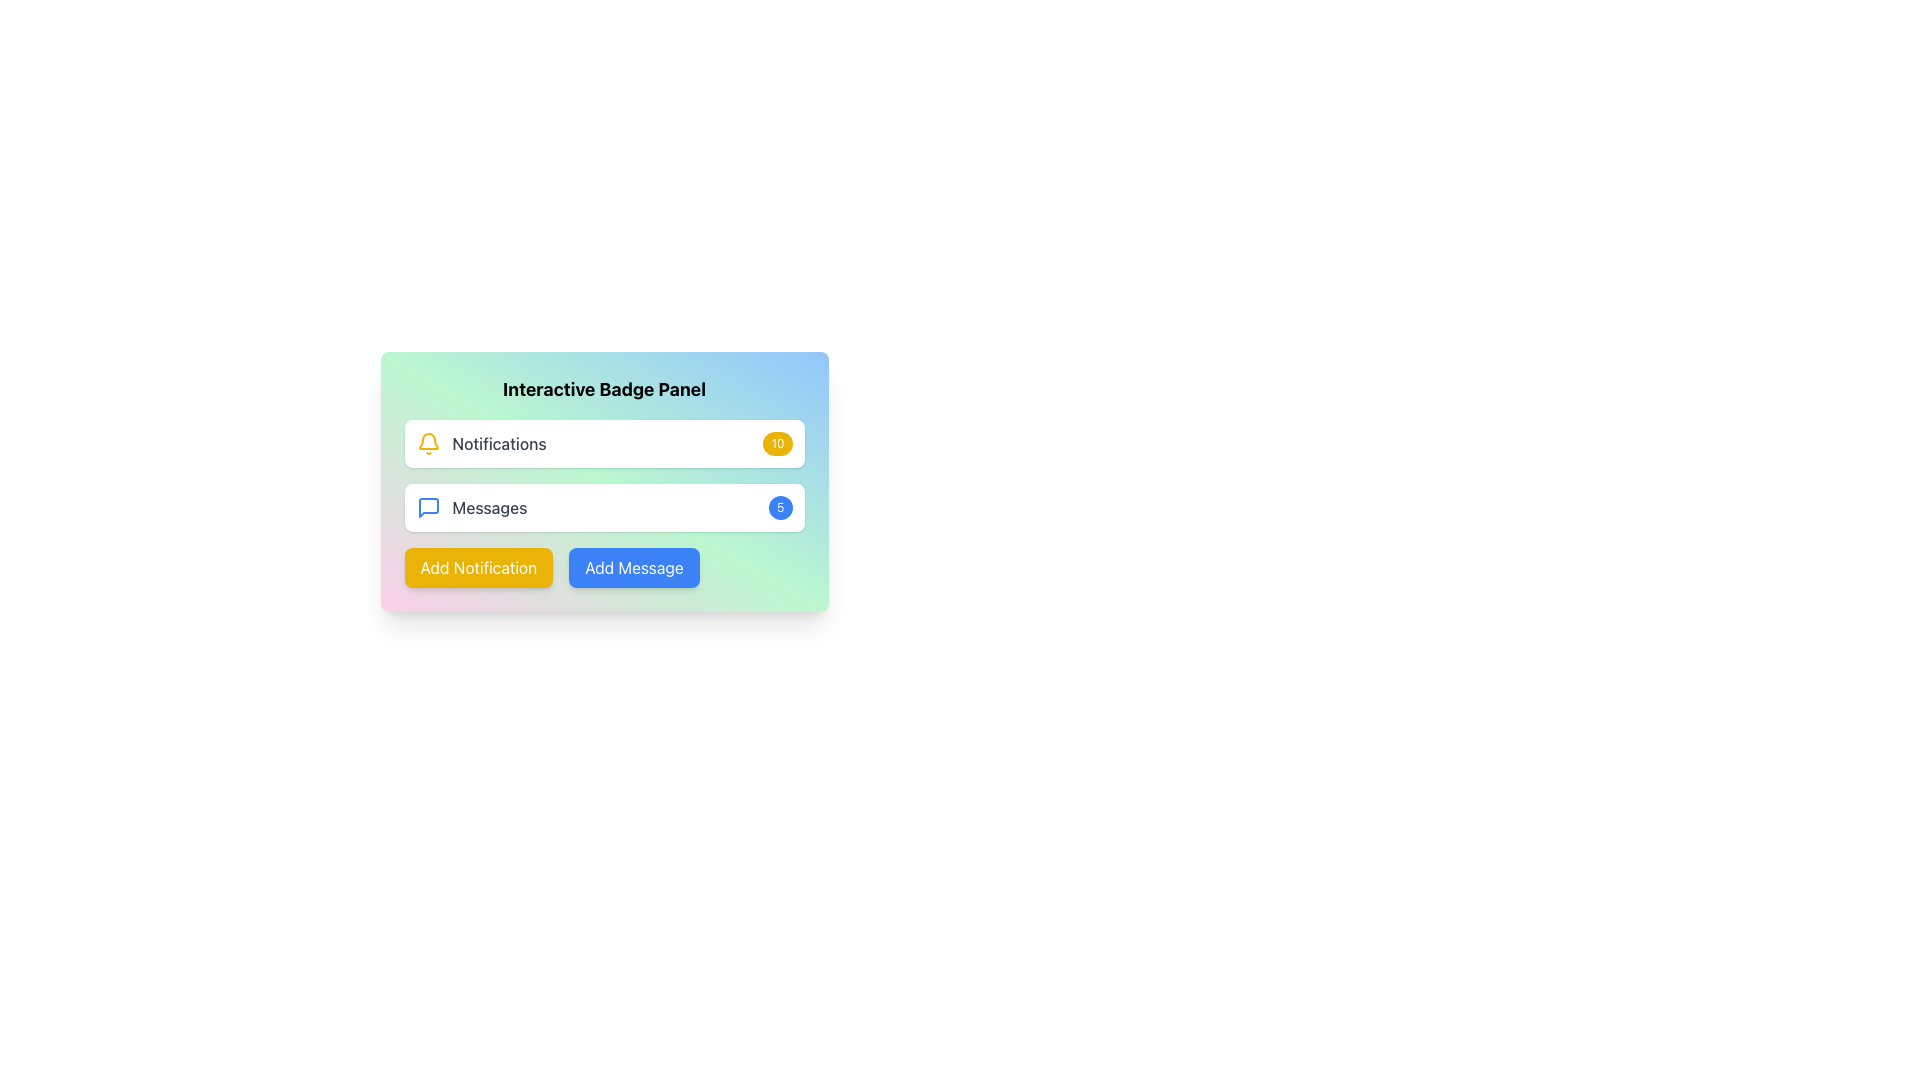  Describe the element at coordinates (481, 442) in the screenshot. I see `the 'Notifications' label which includes a yellow bell icon and gray text, located in the top-left area of the notification header` at that location.